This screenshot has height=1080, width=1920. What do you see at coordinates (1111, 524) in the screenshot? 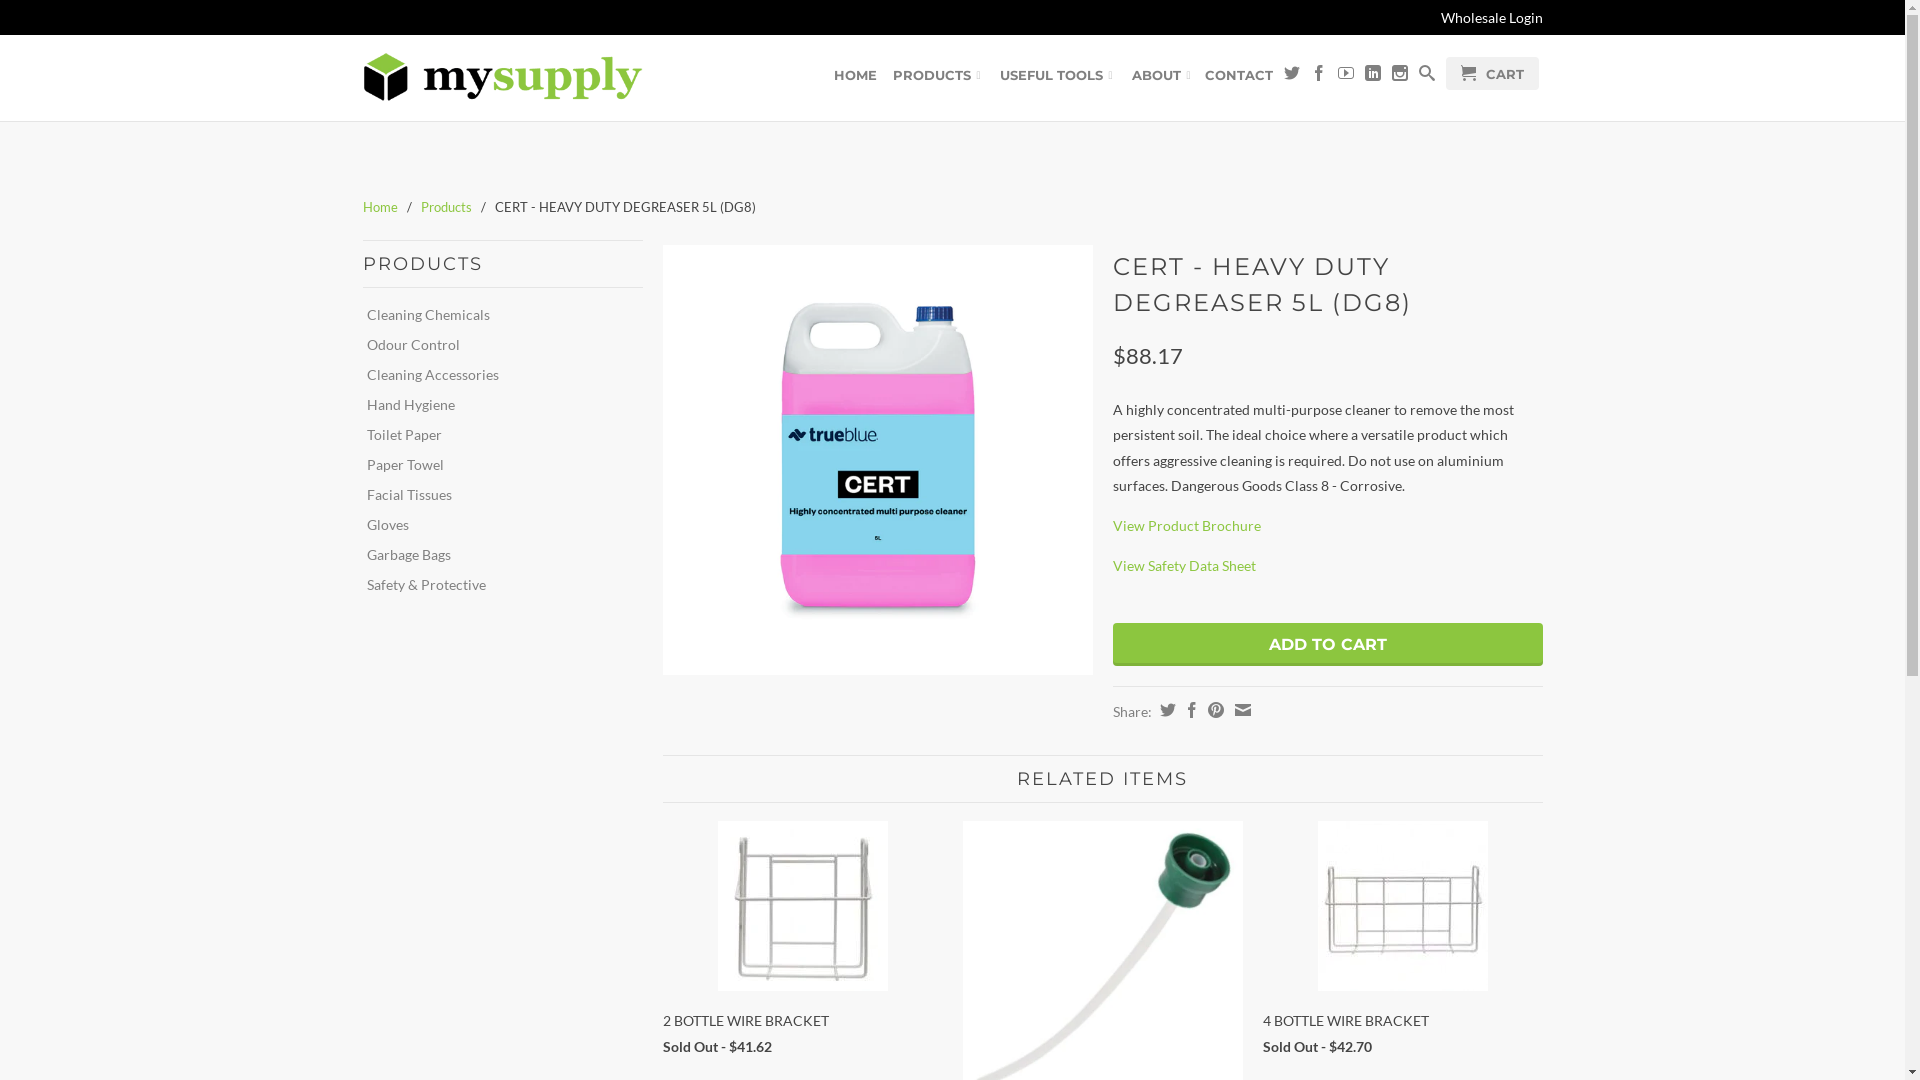
I see `'View Product Brochure'` at bounding box center [1111, 524].